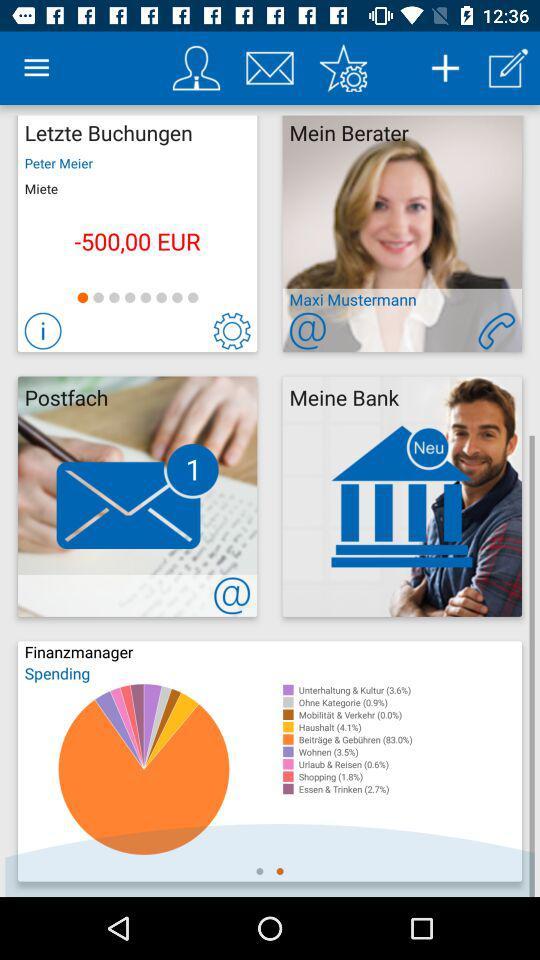  Describe the element at coordinates (196, 68) in the screenshot. I see `open profile` at that location.